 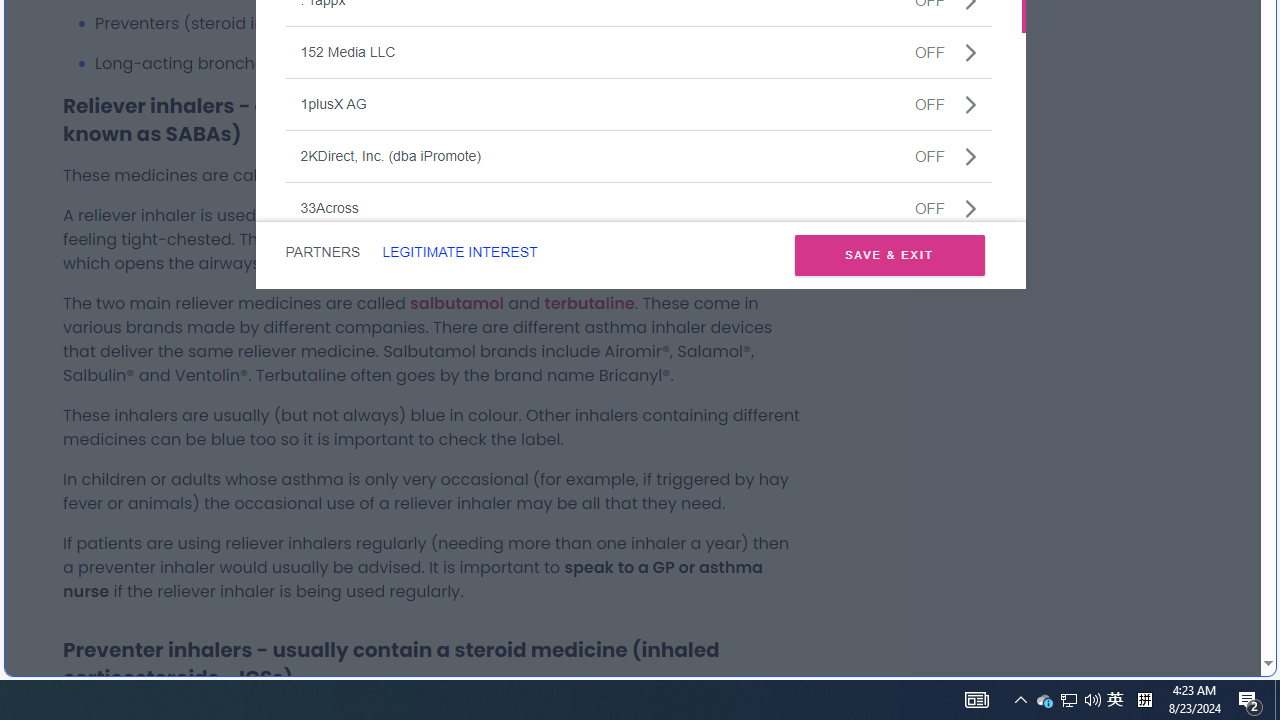 What do you see at coordinates (637, 208) in the screenshot?
I see `'33AcrossOFF'` at bounding box center [637, 208].